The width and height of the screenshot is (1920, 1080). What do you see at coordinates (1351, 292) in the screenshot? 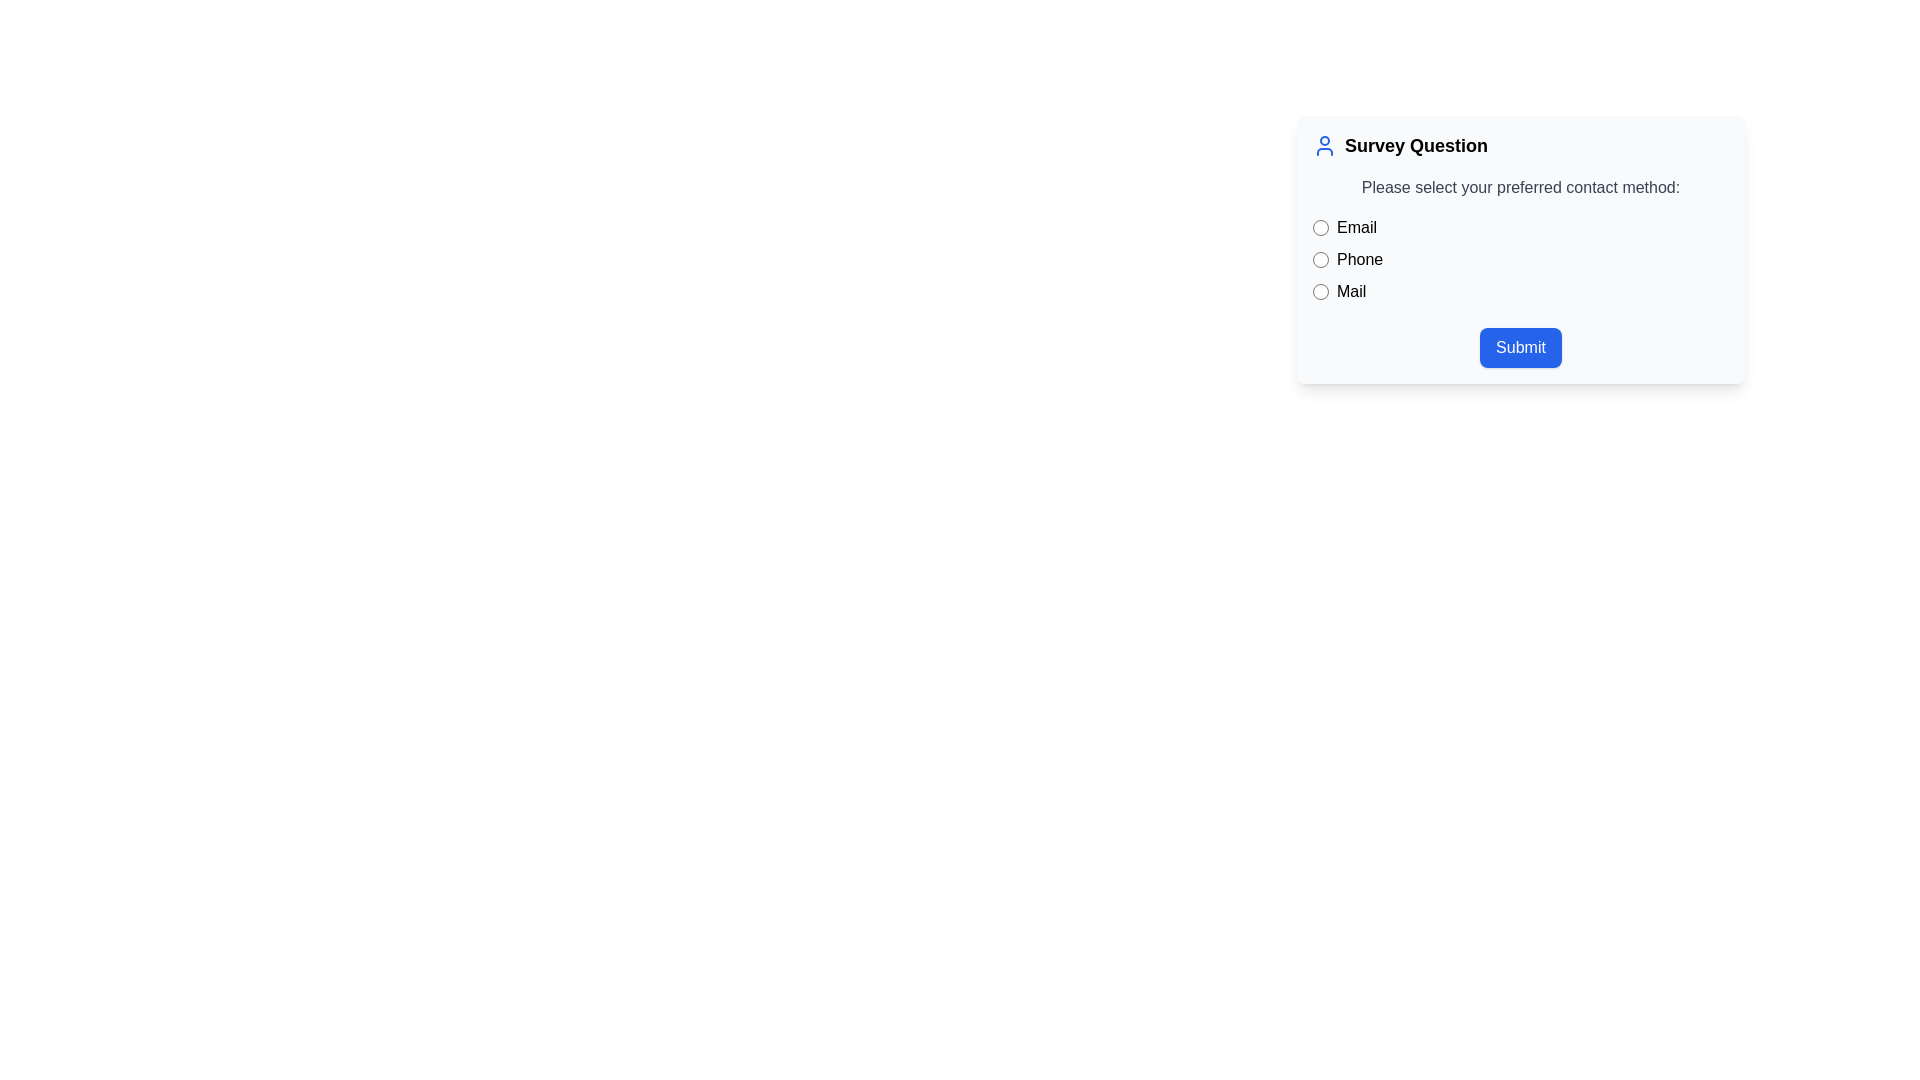
I see `text label displaying 'Mail' which is positioned to the right of a radio button in a vertical stack of options` at bounding box center [1351, 292].